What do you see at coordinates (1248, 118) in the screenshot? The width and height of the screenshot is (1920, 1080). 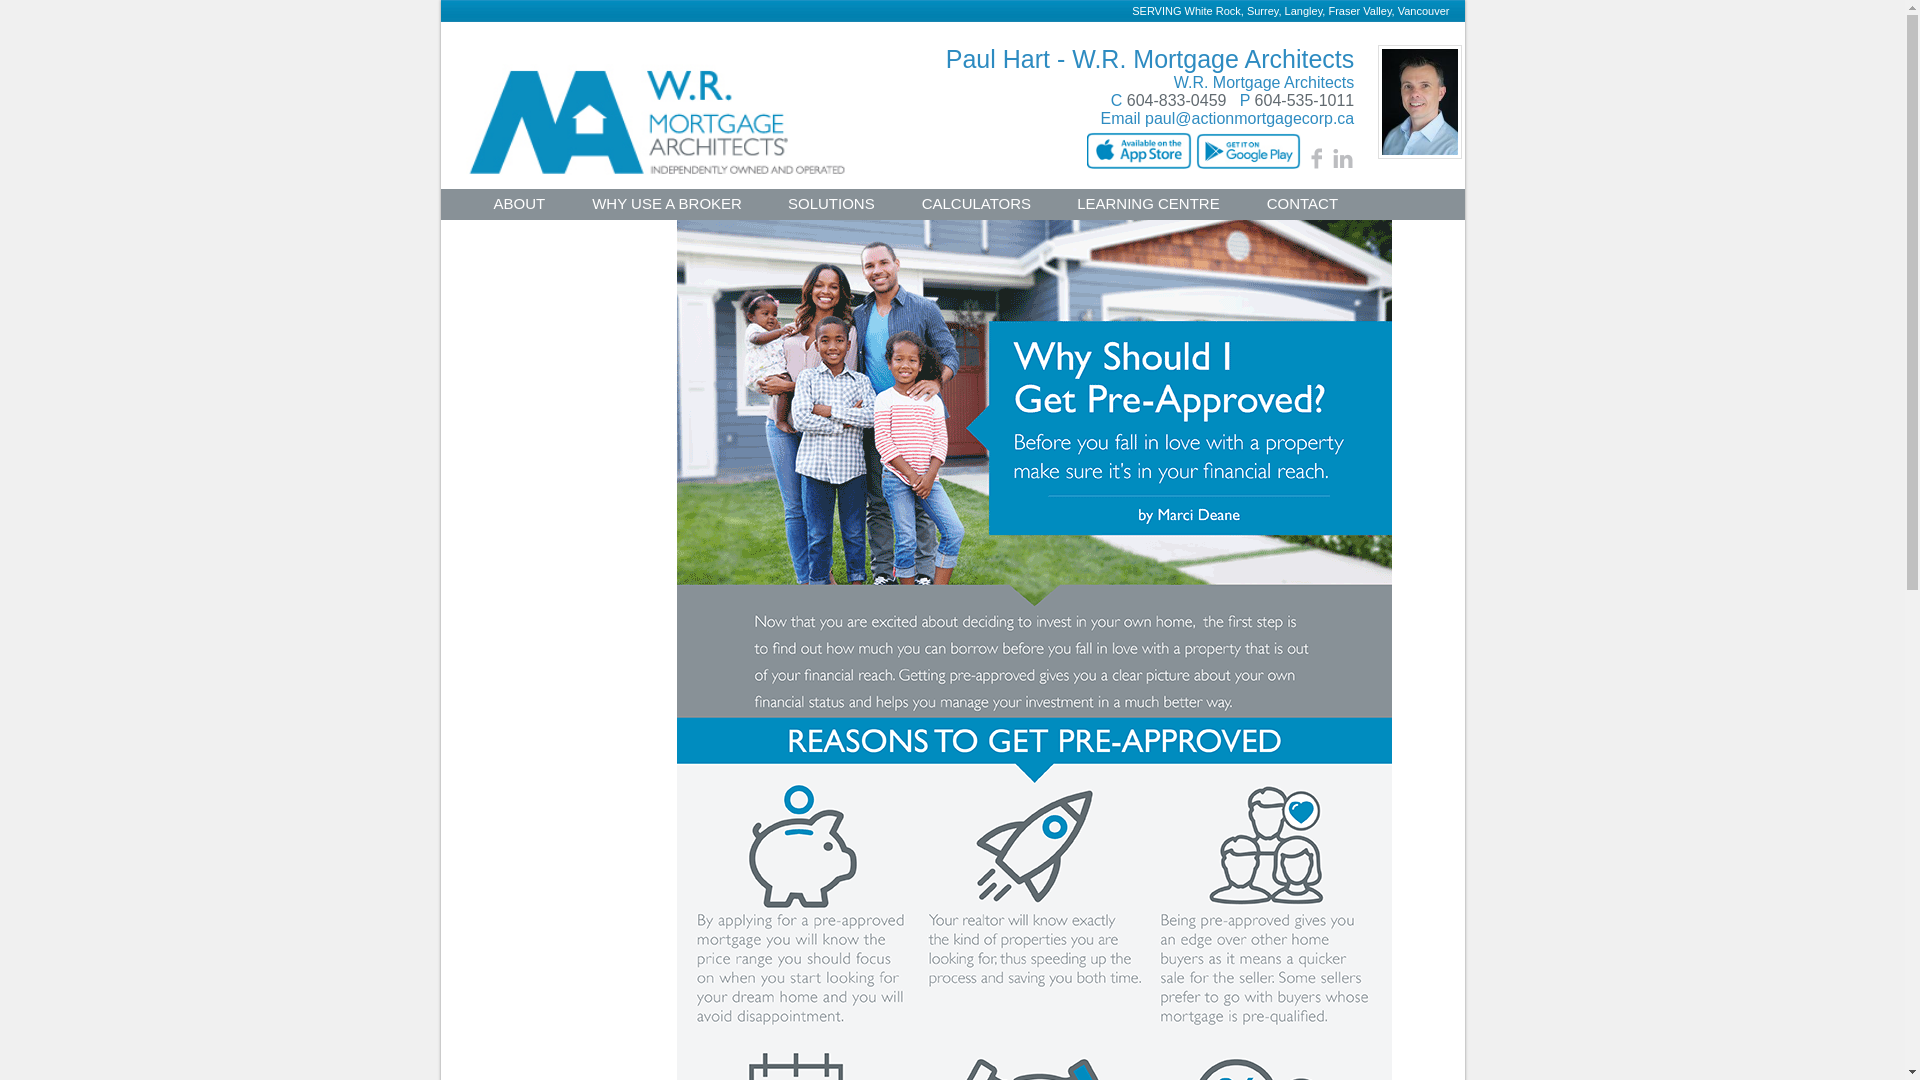 I see `'paul@actionmortgagecorp.ca'` at bounding box center [1248, 118].